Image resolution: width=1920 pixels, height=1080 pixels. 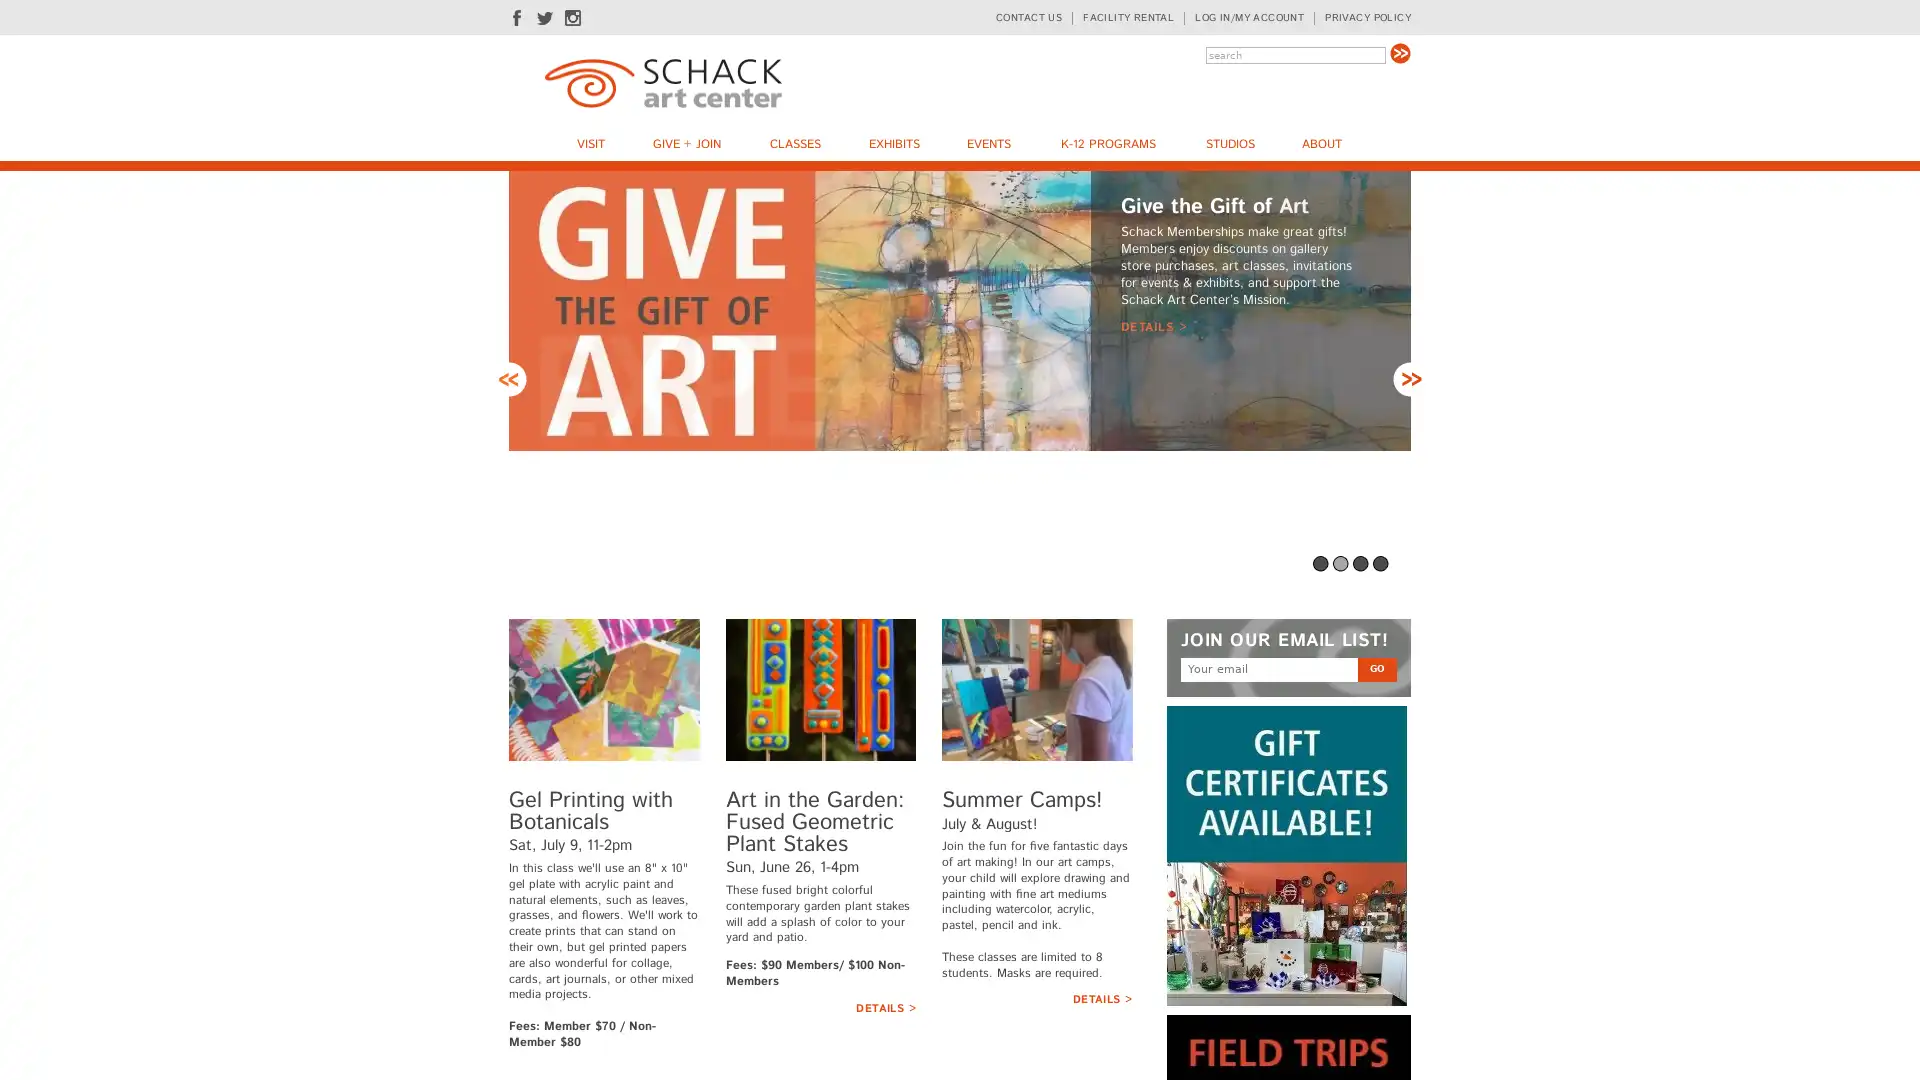 I want to click on Go, so click(x=1376, y=668).